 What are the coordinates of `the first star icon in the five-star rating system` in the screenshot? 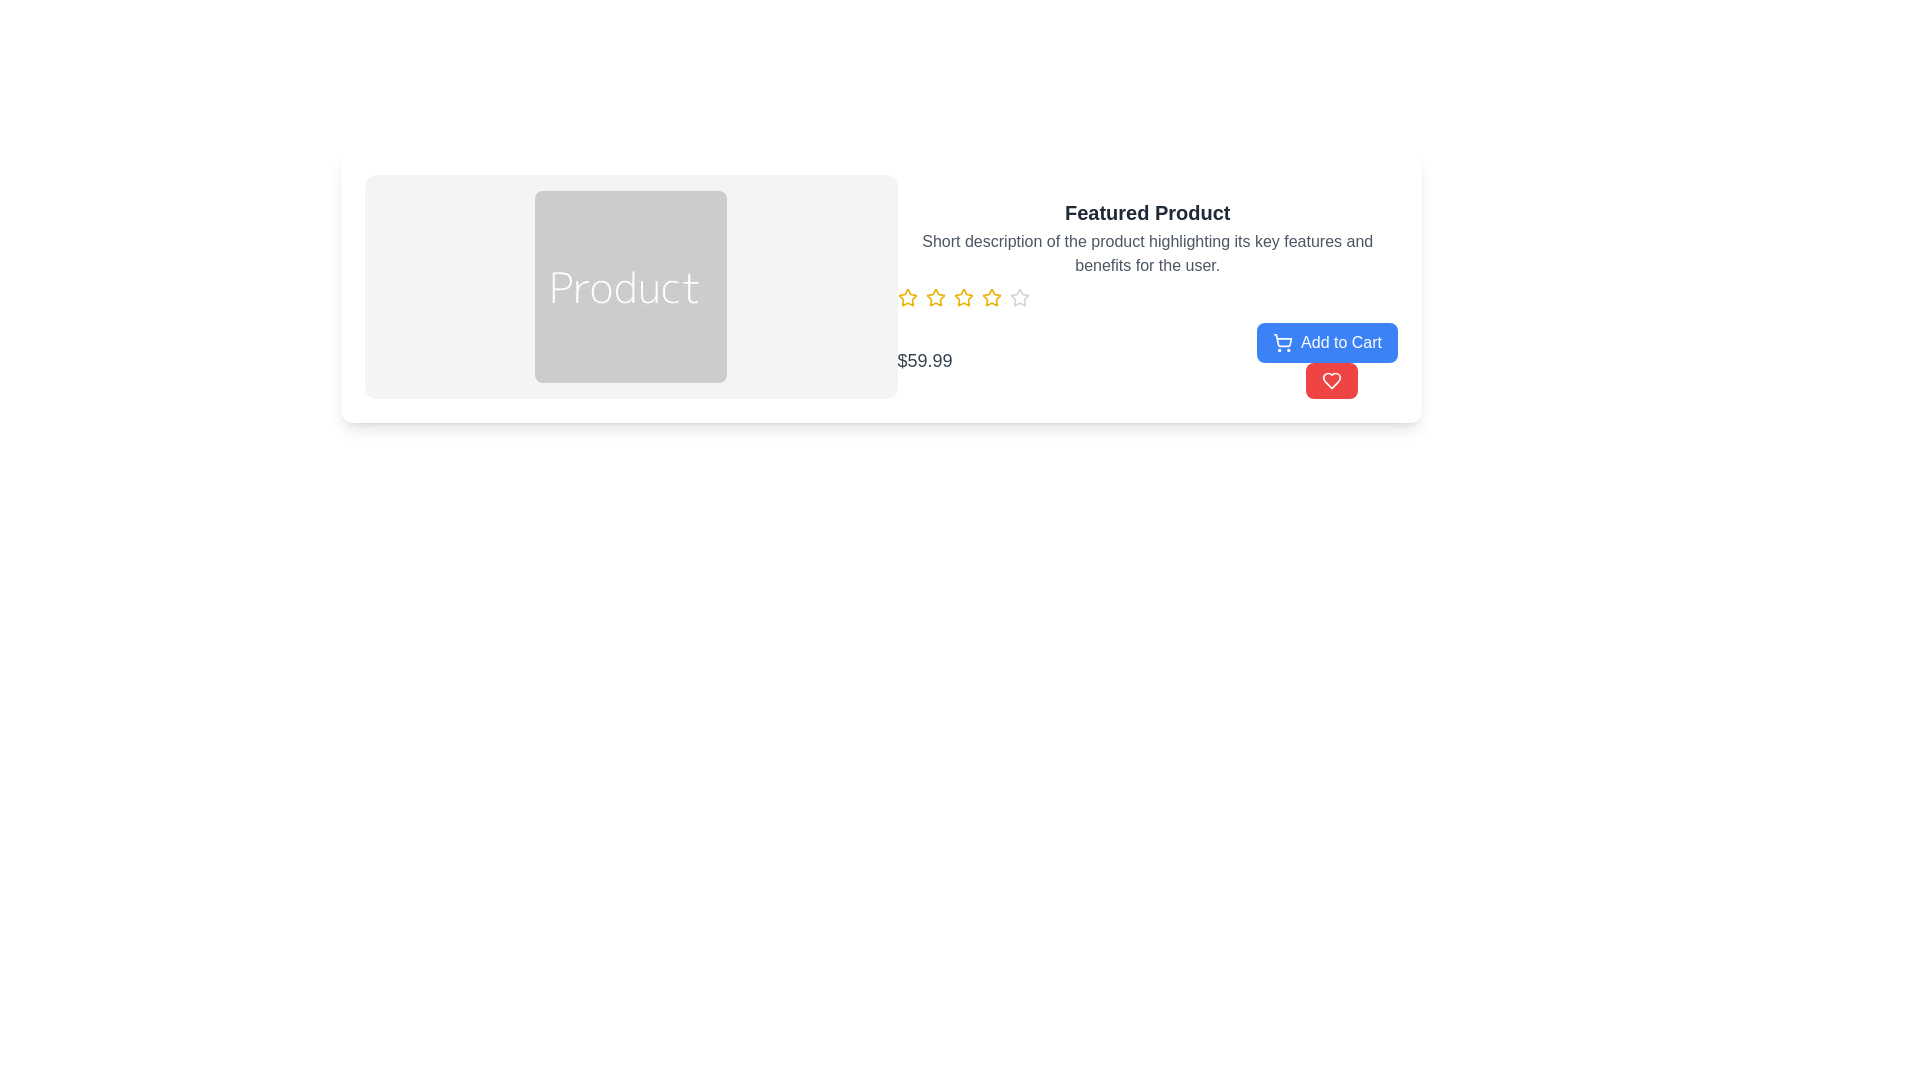 It's located at (906, 297).